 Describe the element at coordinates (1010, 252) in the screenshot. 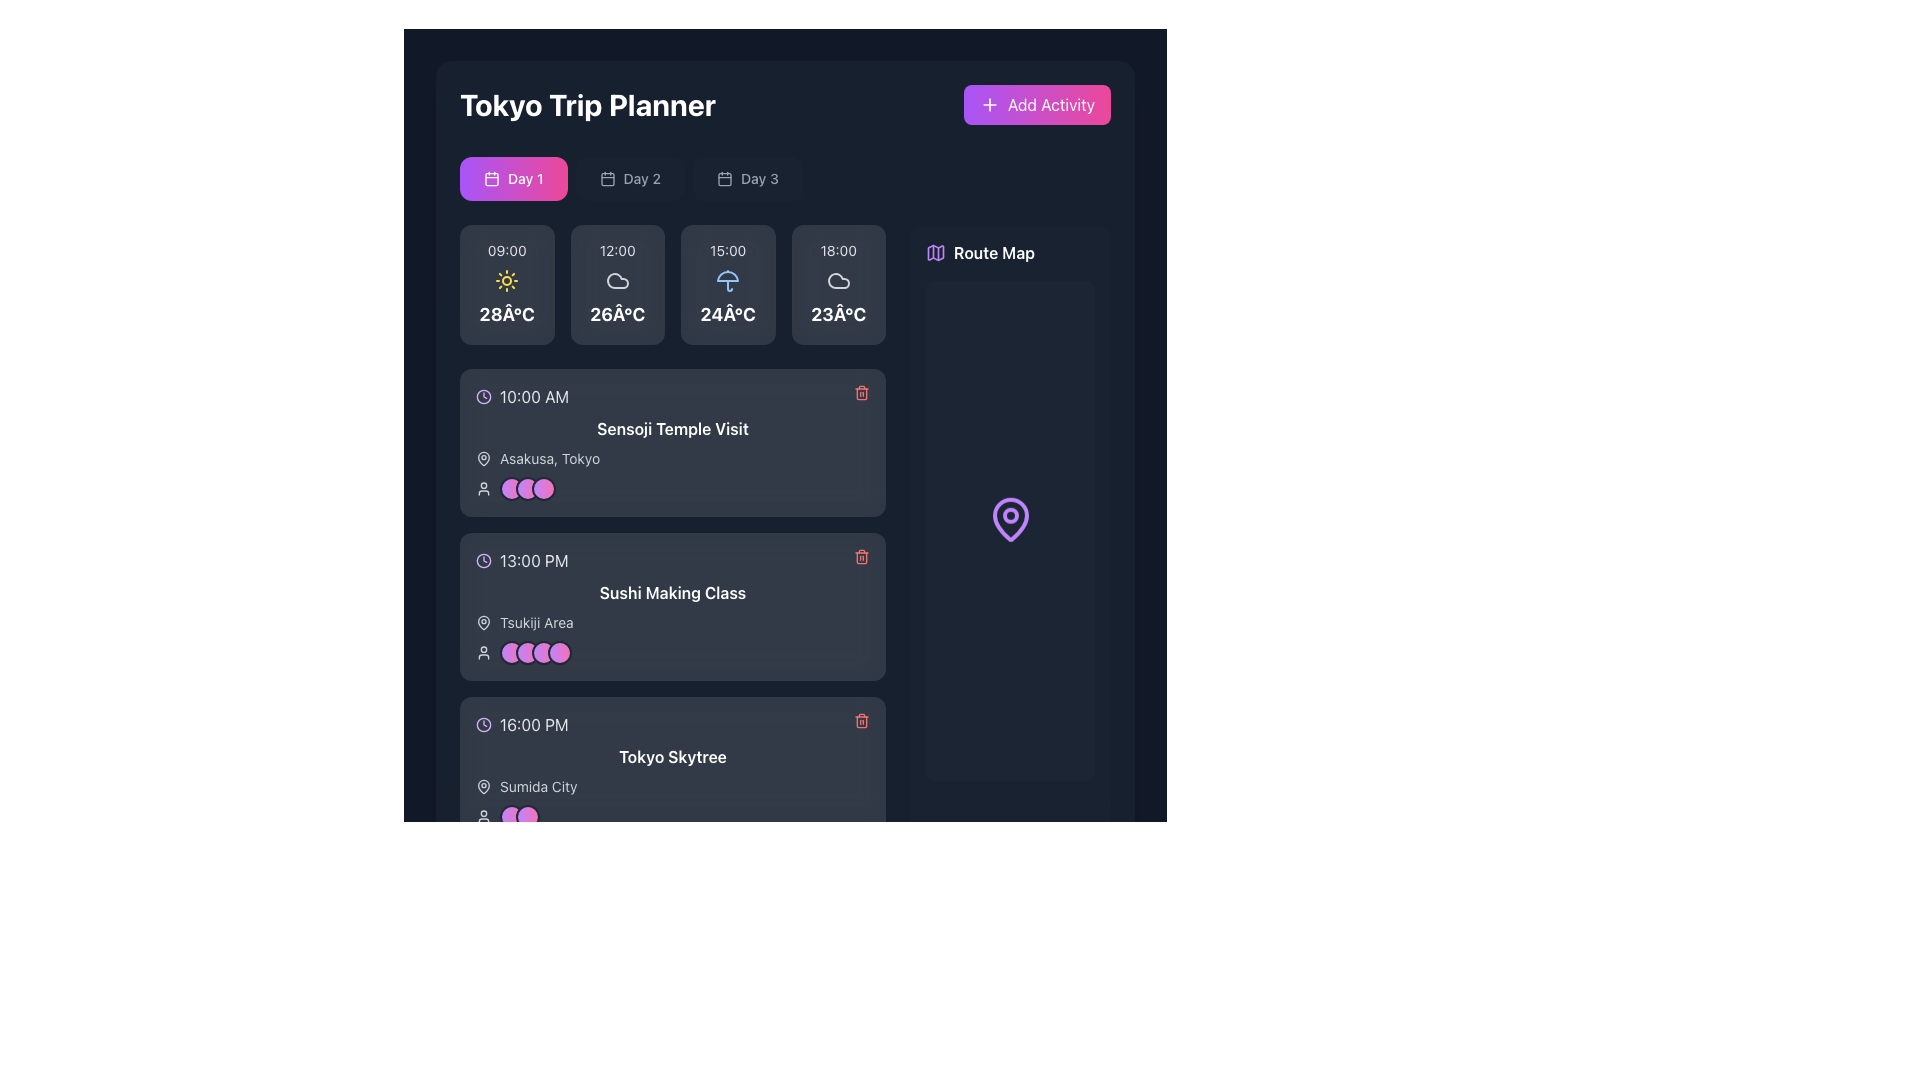

I see `details of the Label with icon located in the top-right section of the interface, above the map display` at that location.